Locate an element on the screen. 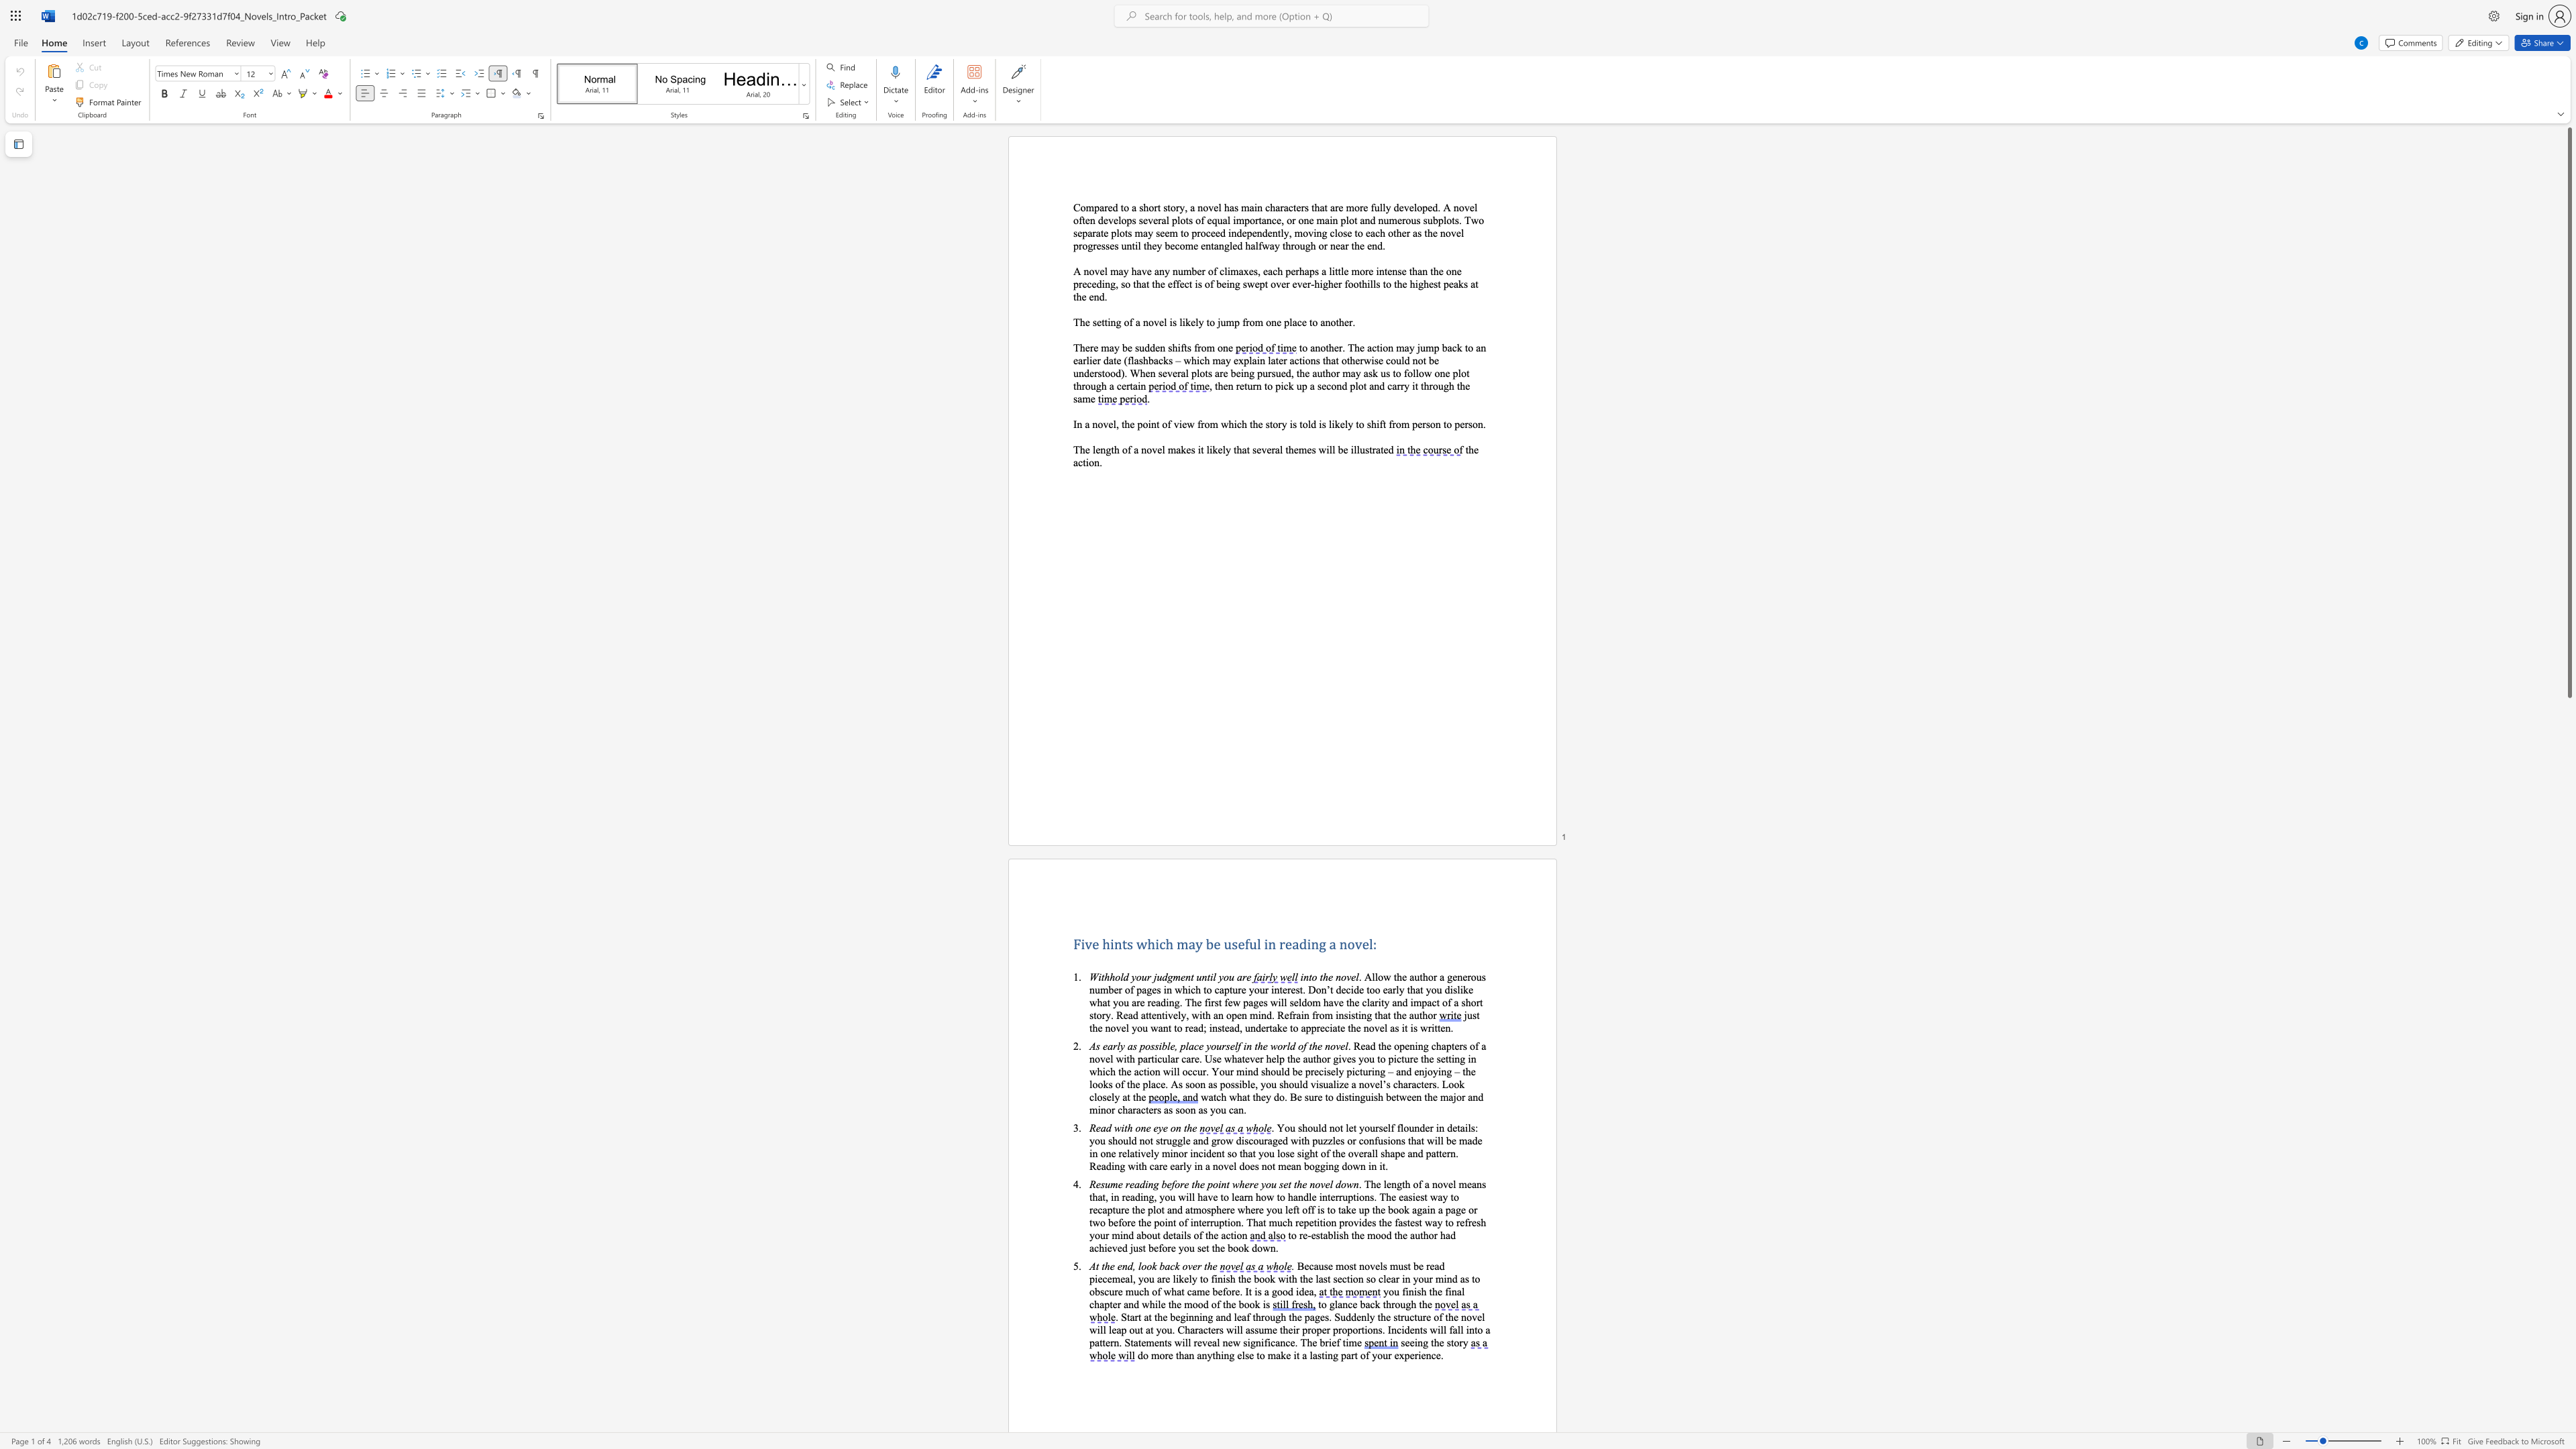 This screenshot has width=2576, height=1449. the subset text "ee" within the text "seeing the story" is located at coordinates (1404, 1342).